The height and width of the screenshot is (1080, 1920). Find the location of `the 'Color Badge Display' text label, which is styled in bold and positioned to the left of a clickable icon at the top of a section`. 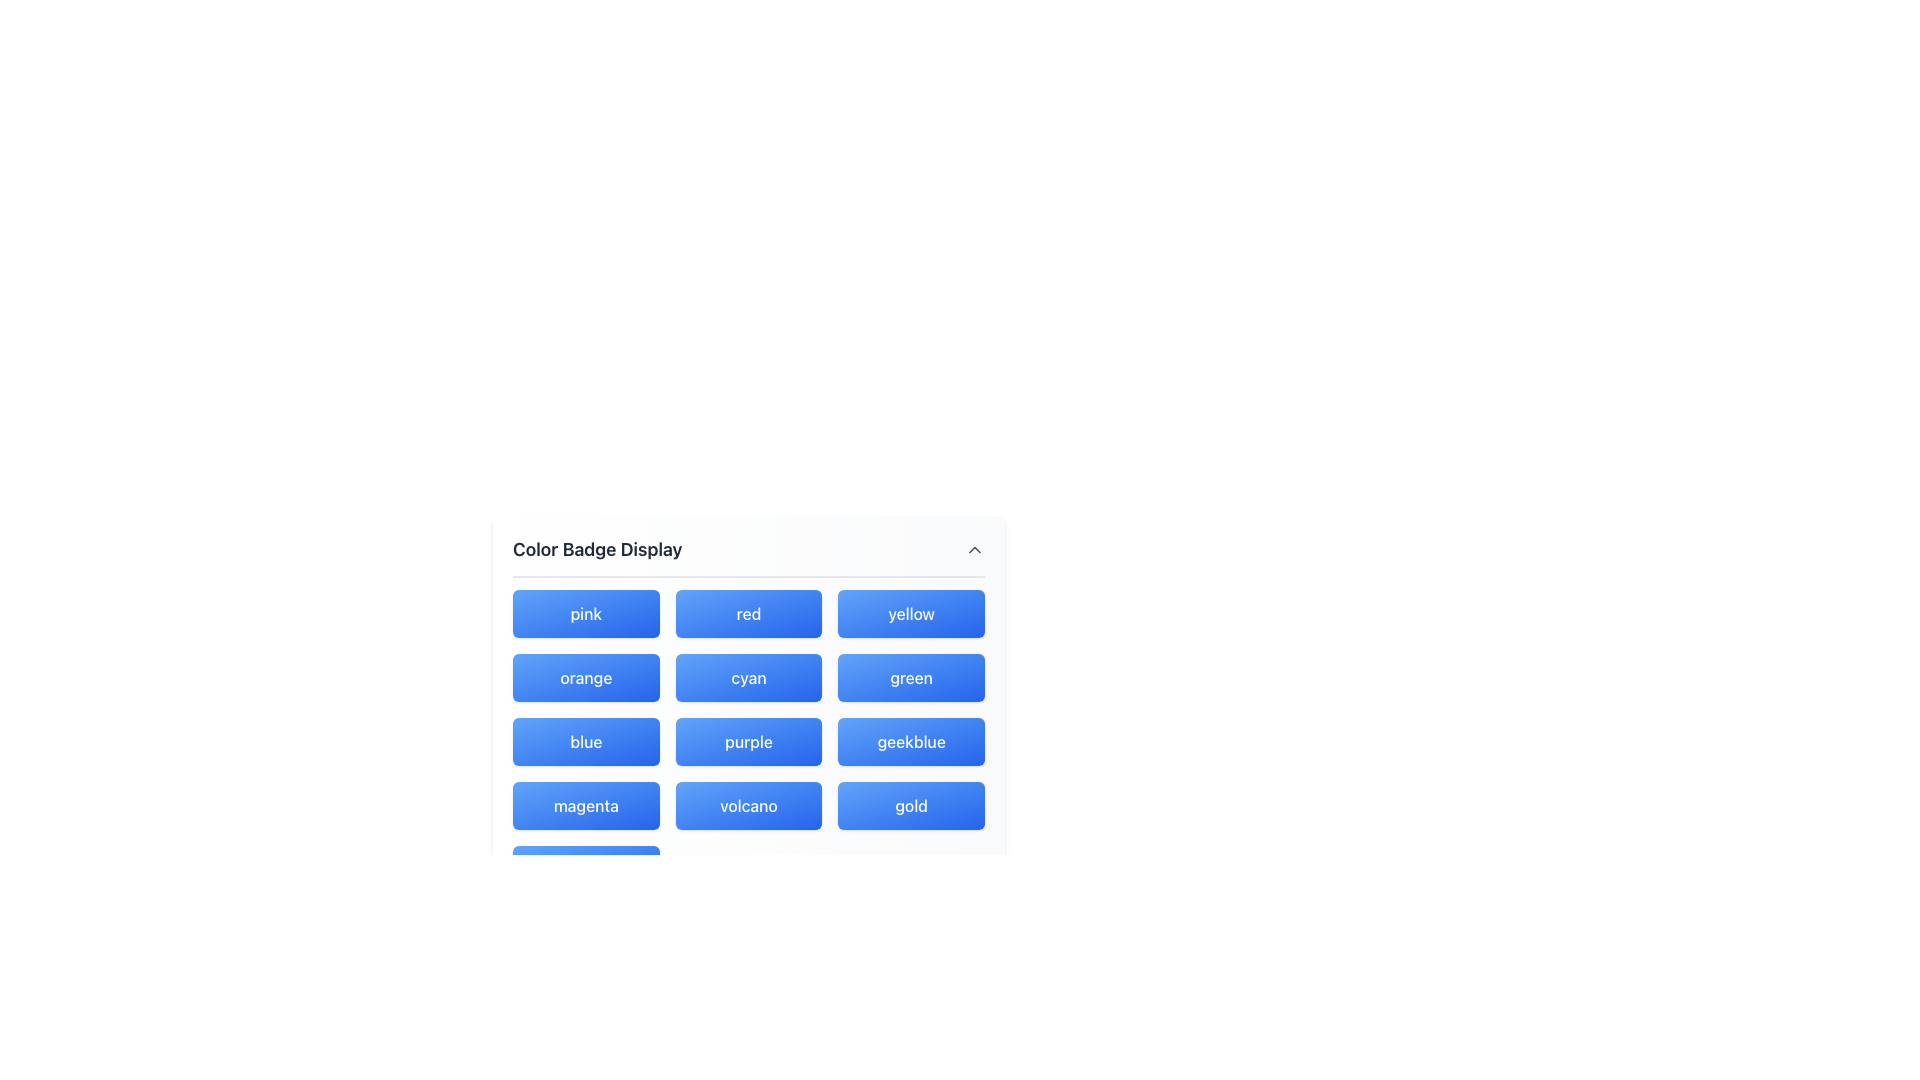

the 'Color Badge Display' text label, which is styled in bold and positioned to the left of a clickable icon at the top of a section is located at coordinates (596, 550).